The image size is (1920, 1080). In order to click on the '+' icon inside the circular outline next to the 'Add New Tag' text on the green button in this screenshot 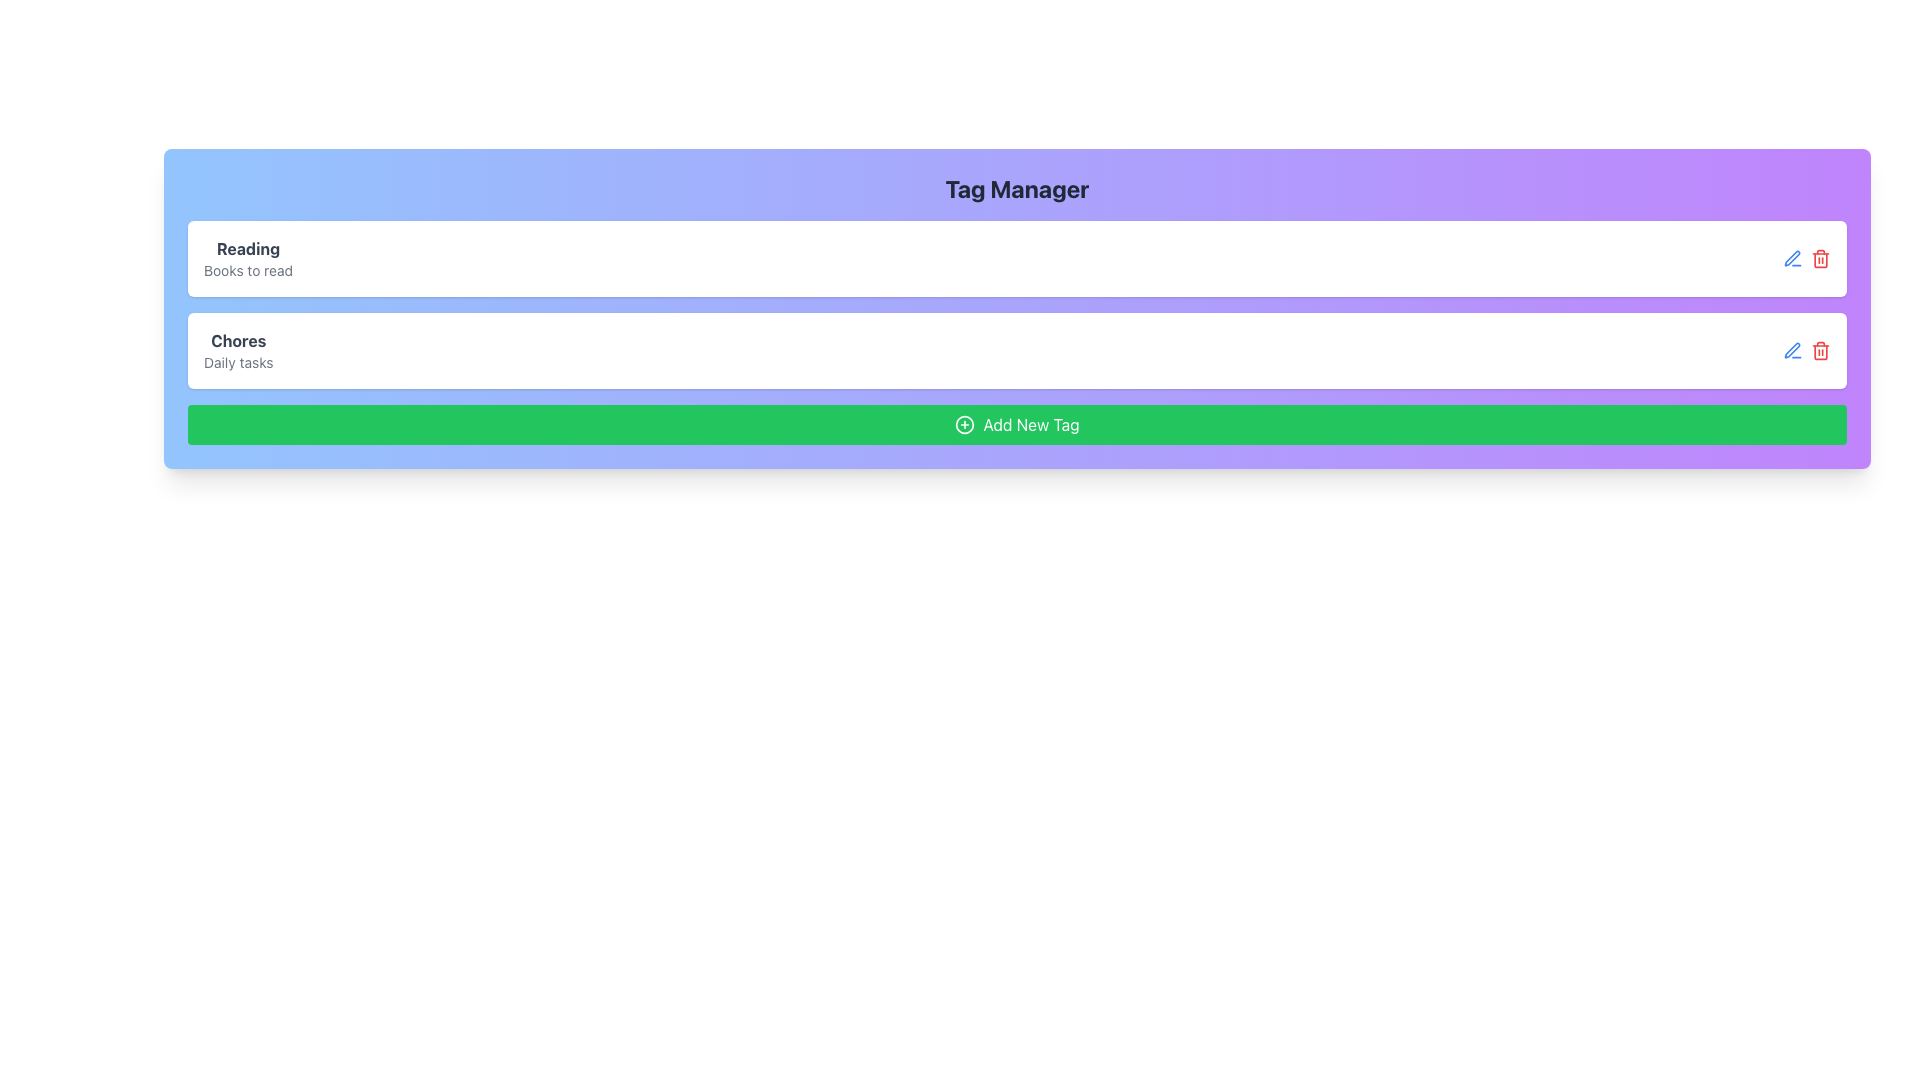, I will do `click(965, 423)`.